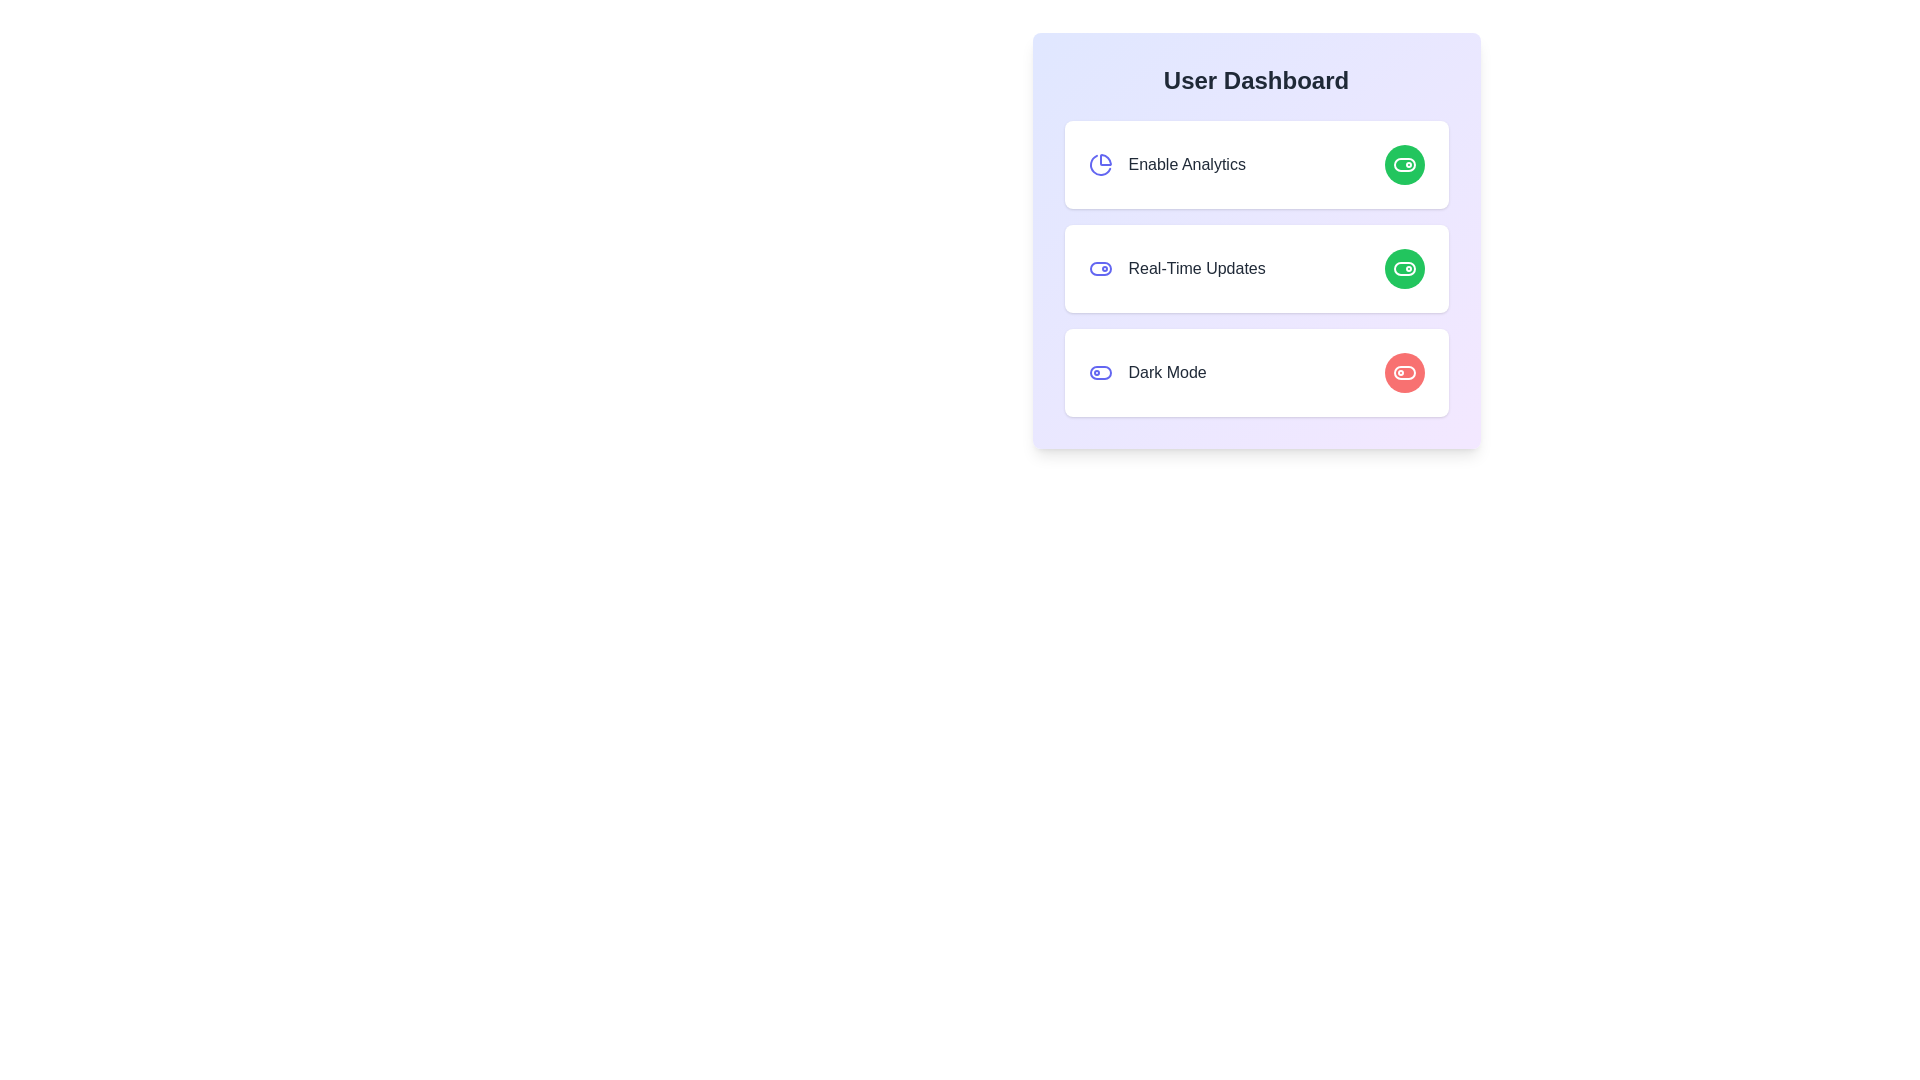 The width and height of the screenshot is (1920, 1080). What do you see at coordinates (1167, 164) in the screenshot?
I see `the descriptive text label indicating the functionality of the analytics feature in the user dashboard, which is positioned at the top of a vertically stacked list of options` at bounding box center [1167, 164].